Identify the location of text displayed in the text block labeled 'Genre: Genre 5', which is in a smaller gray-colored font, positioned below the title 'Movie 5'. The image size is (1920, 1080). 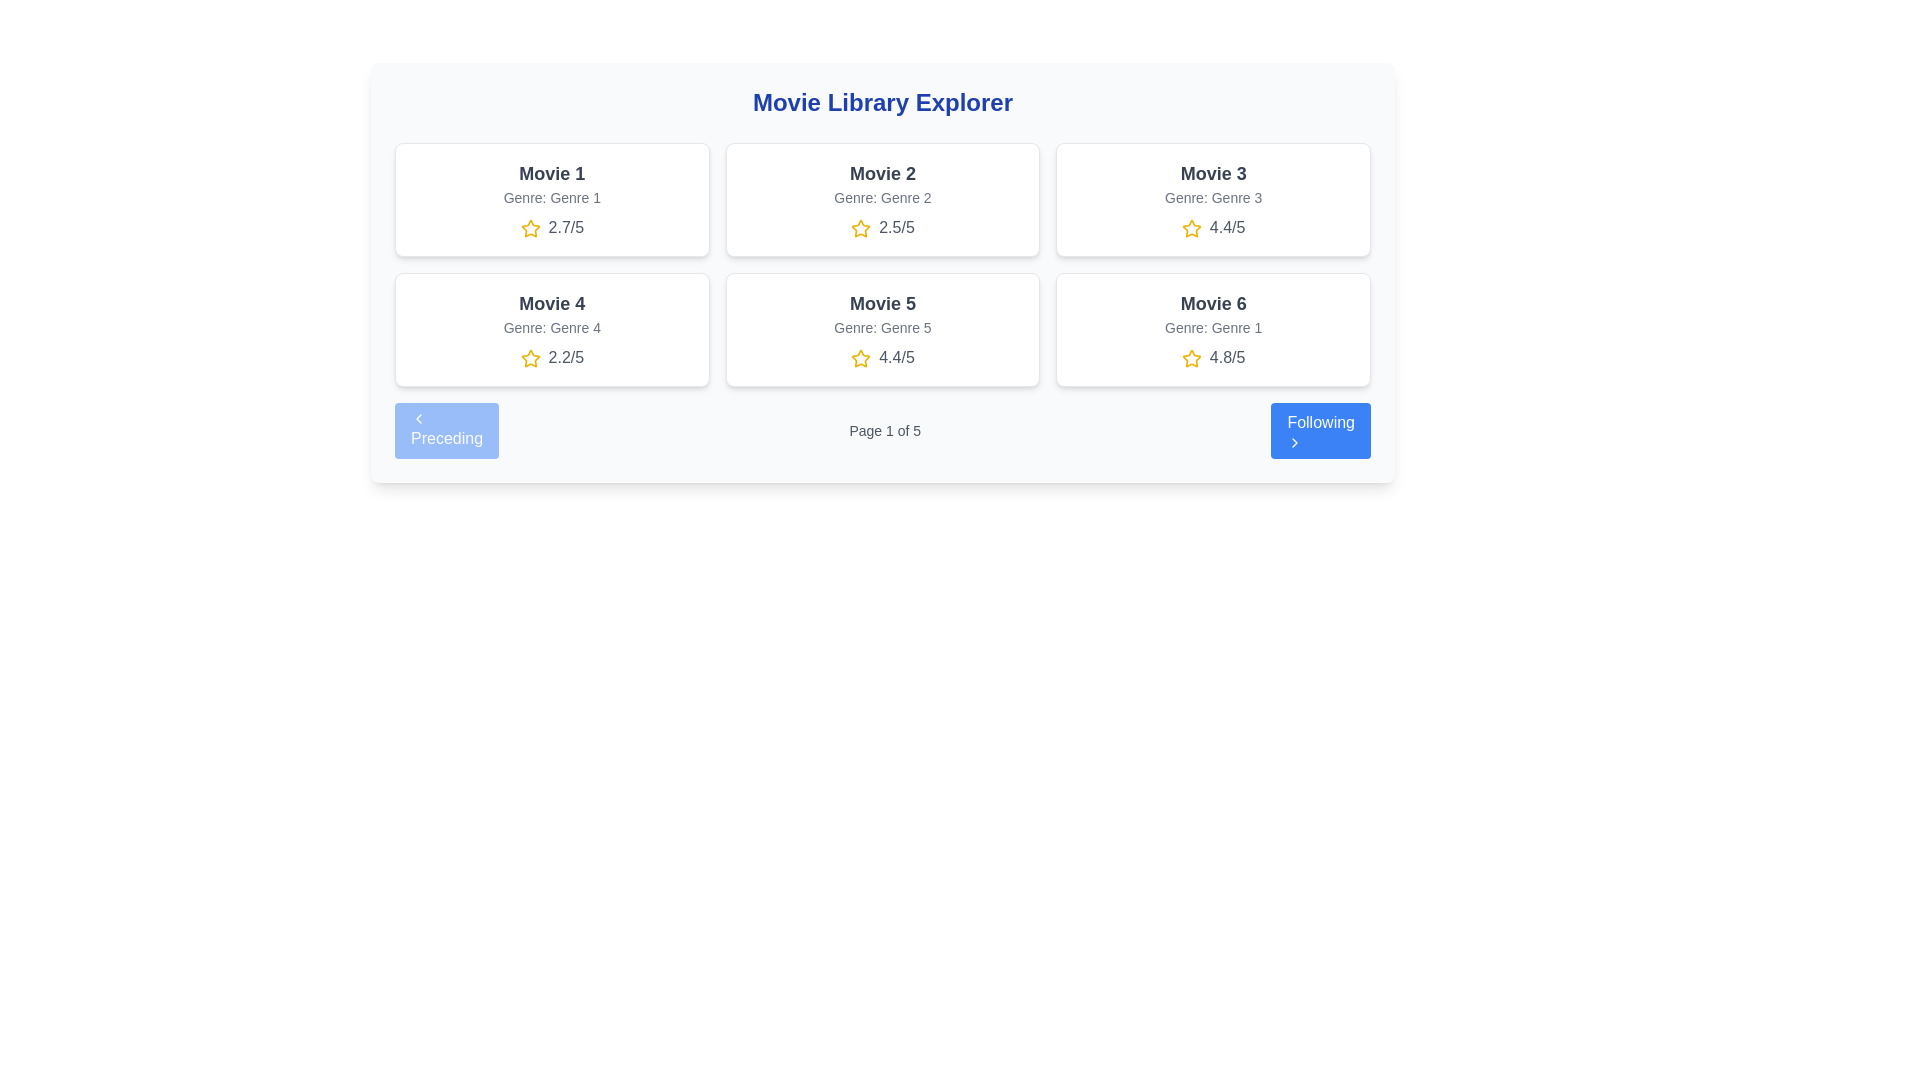
(882, 326).